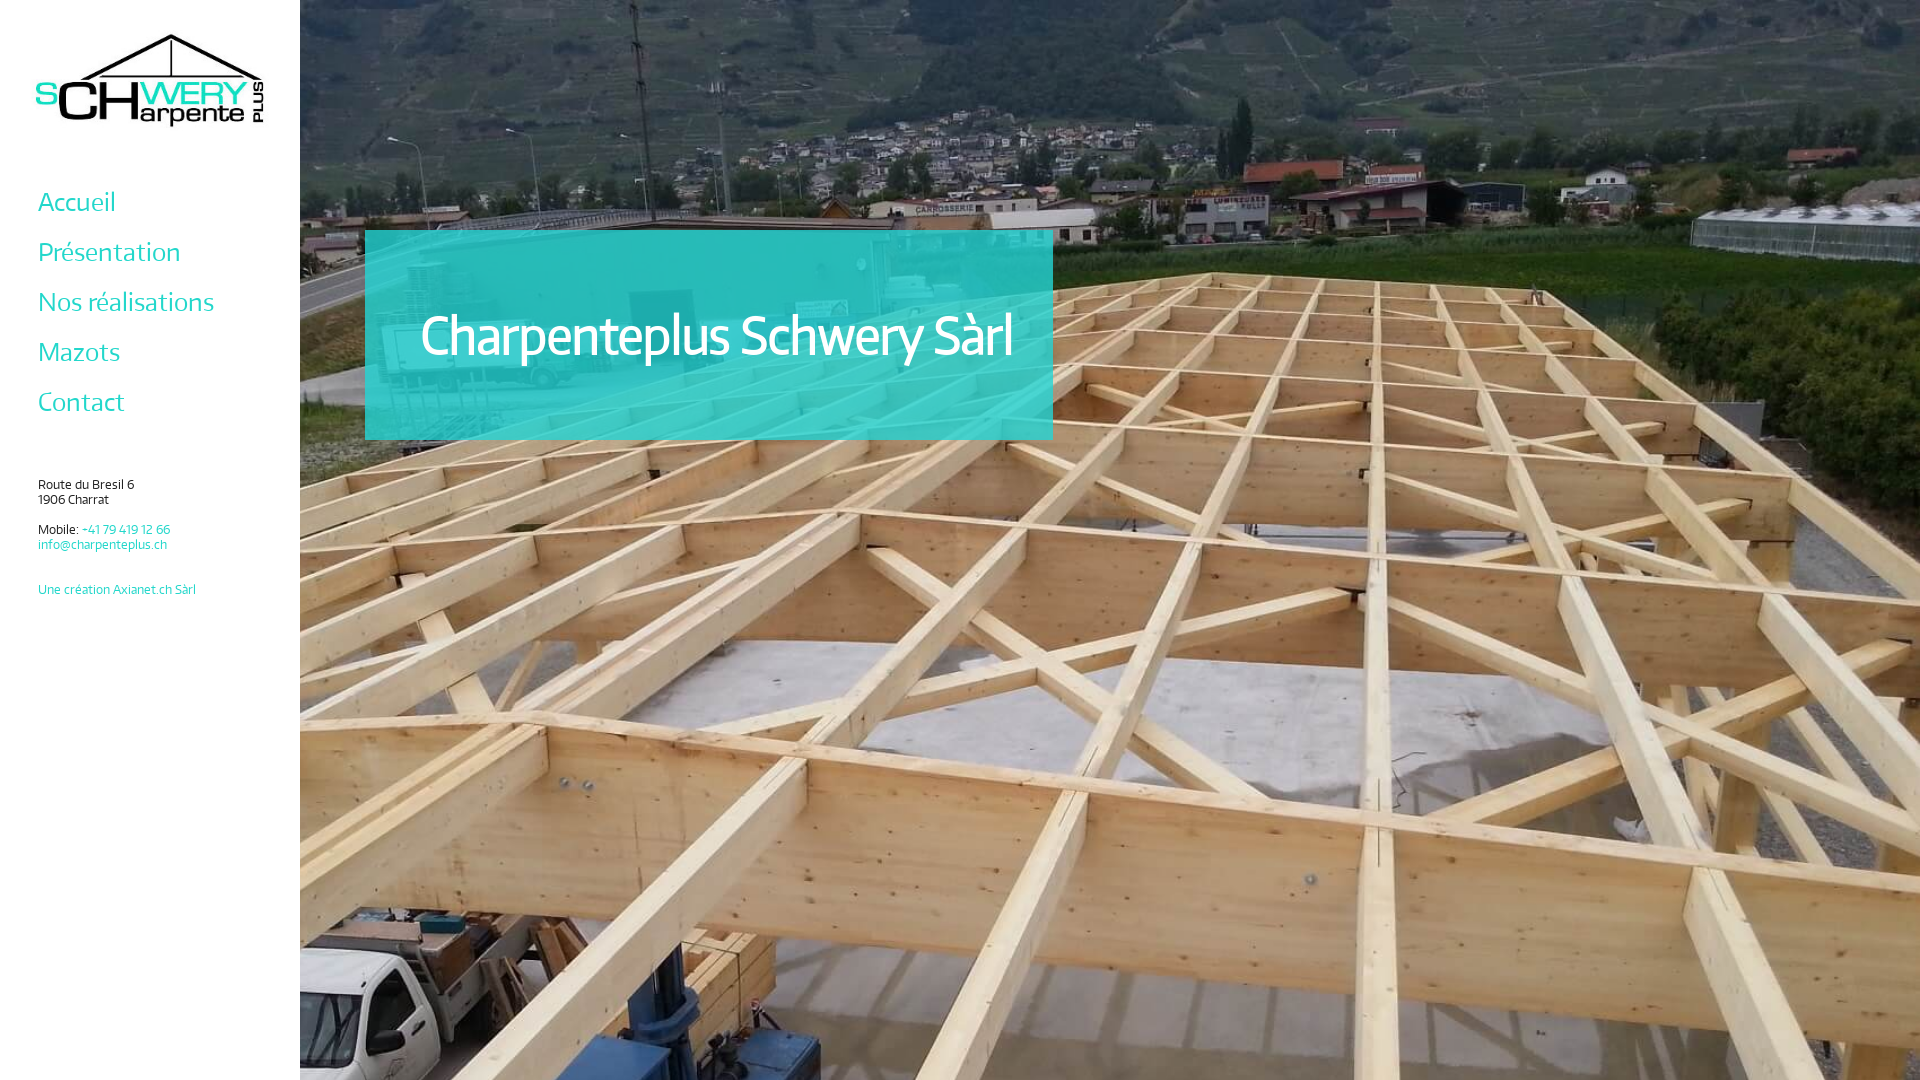 This screenshot has height=1080, width=1920. Describe the element at coordinates (78, 350) in the screenshot. I see `'Mazots'` at that location.